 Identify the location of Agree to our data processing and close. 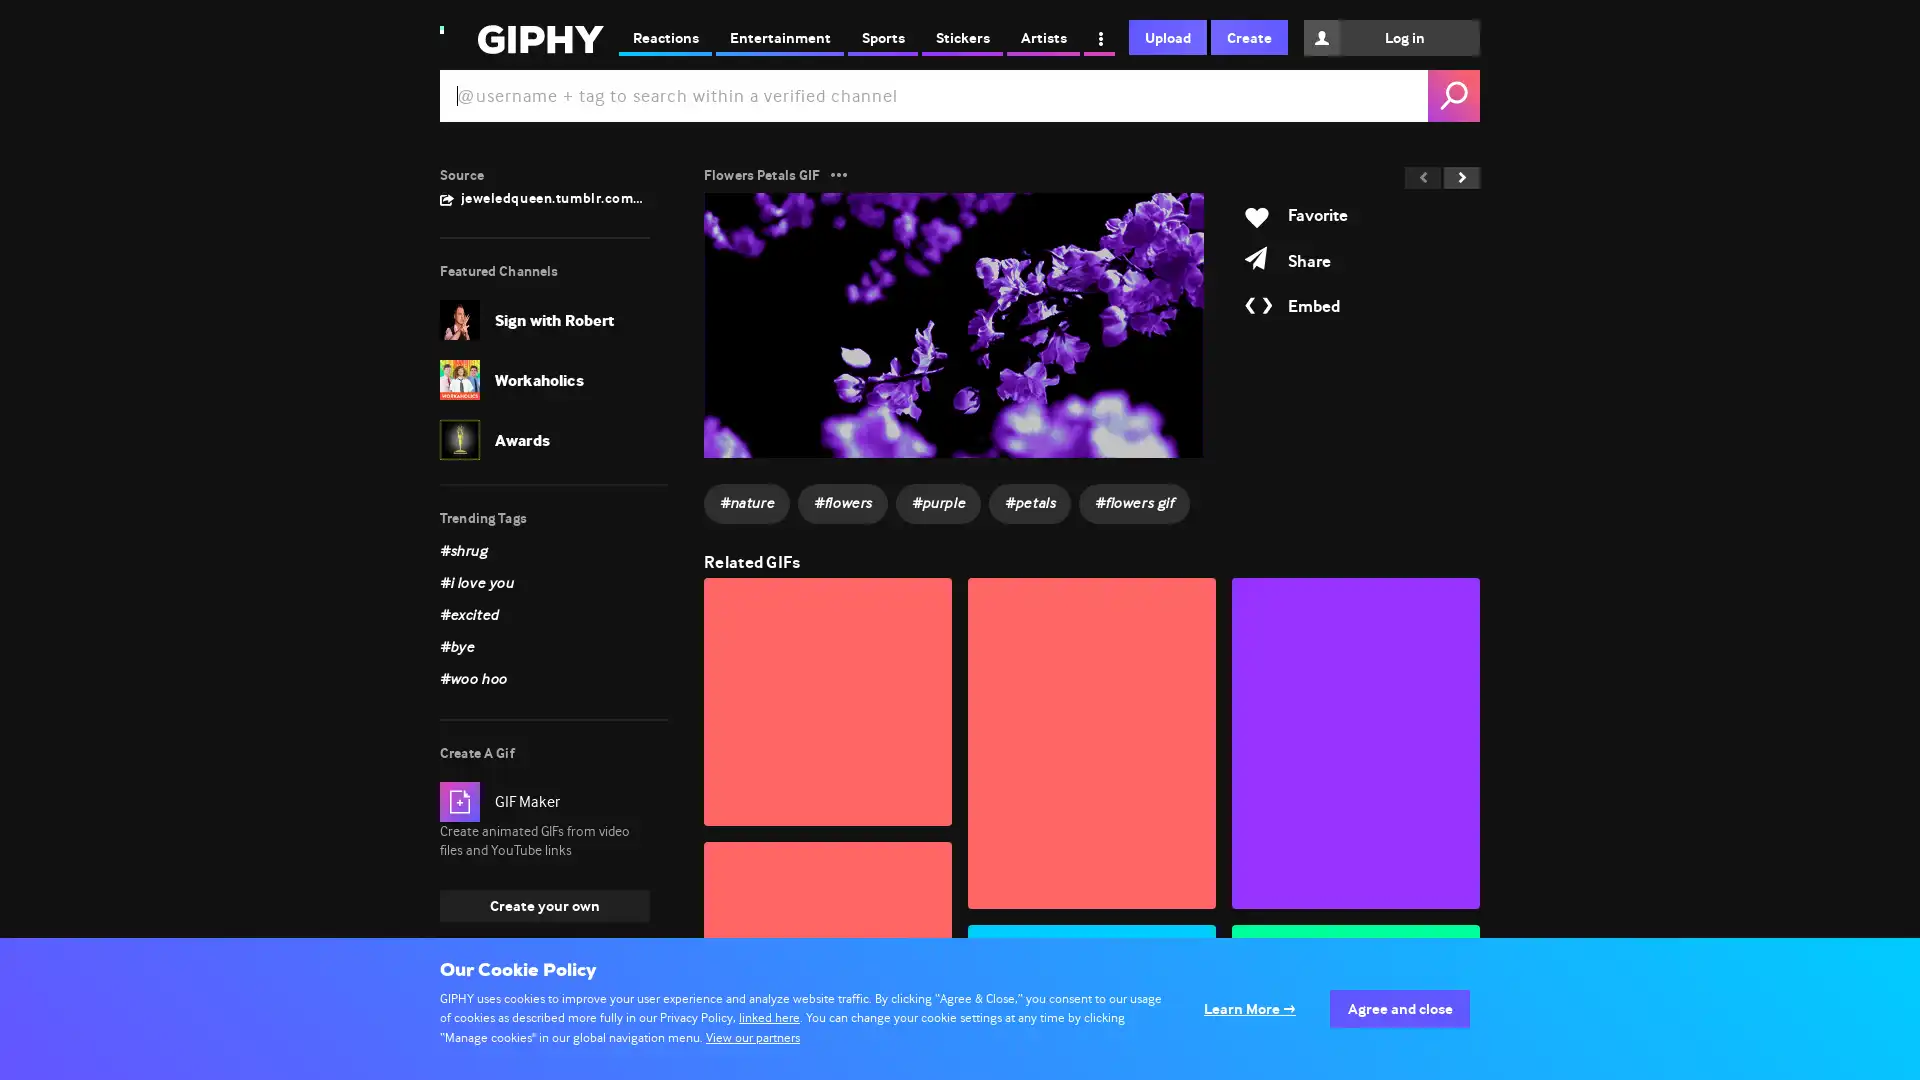
(1399, 1009).